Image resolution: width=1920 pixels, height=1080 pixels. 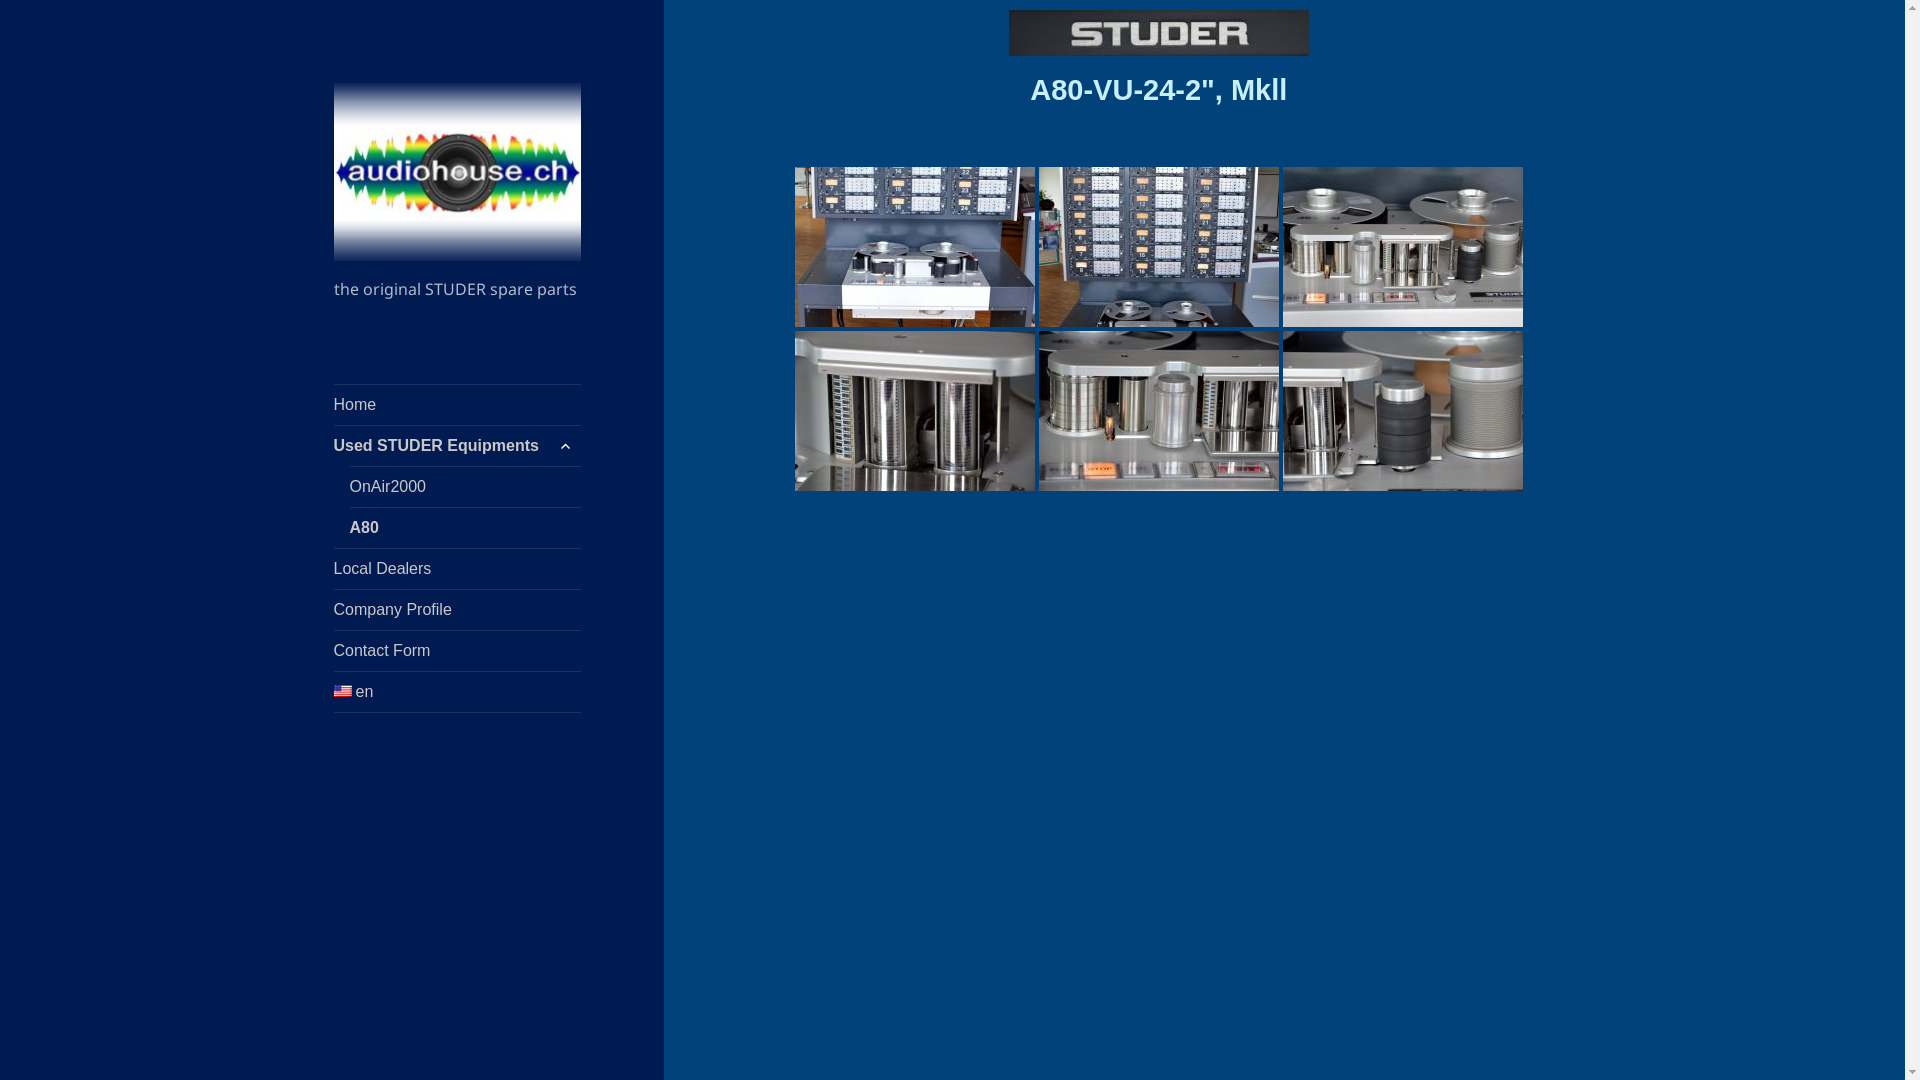 I want to click on 'A80-VU-24-239-2-scaled', so click(x=1158, y=245).